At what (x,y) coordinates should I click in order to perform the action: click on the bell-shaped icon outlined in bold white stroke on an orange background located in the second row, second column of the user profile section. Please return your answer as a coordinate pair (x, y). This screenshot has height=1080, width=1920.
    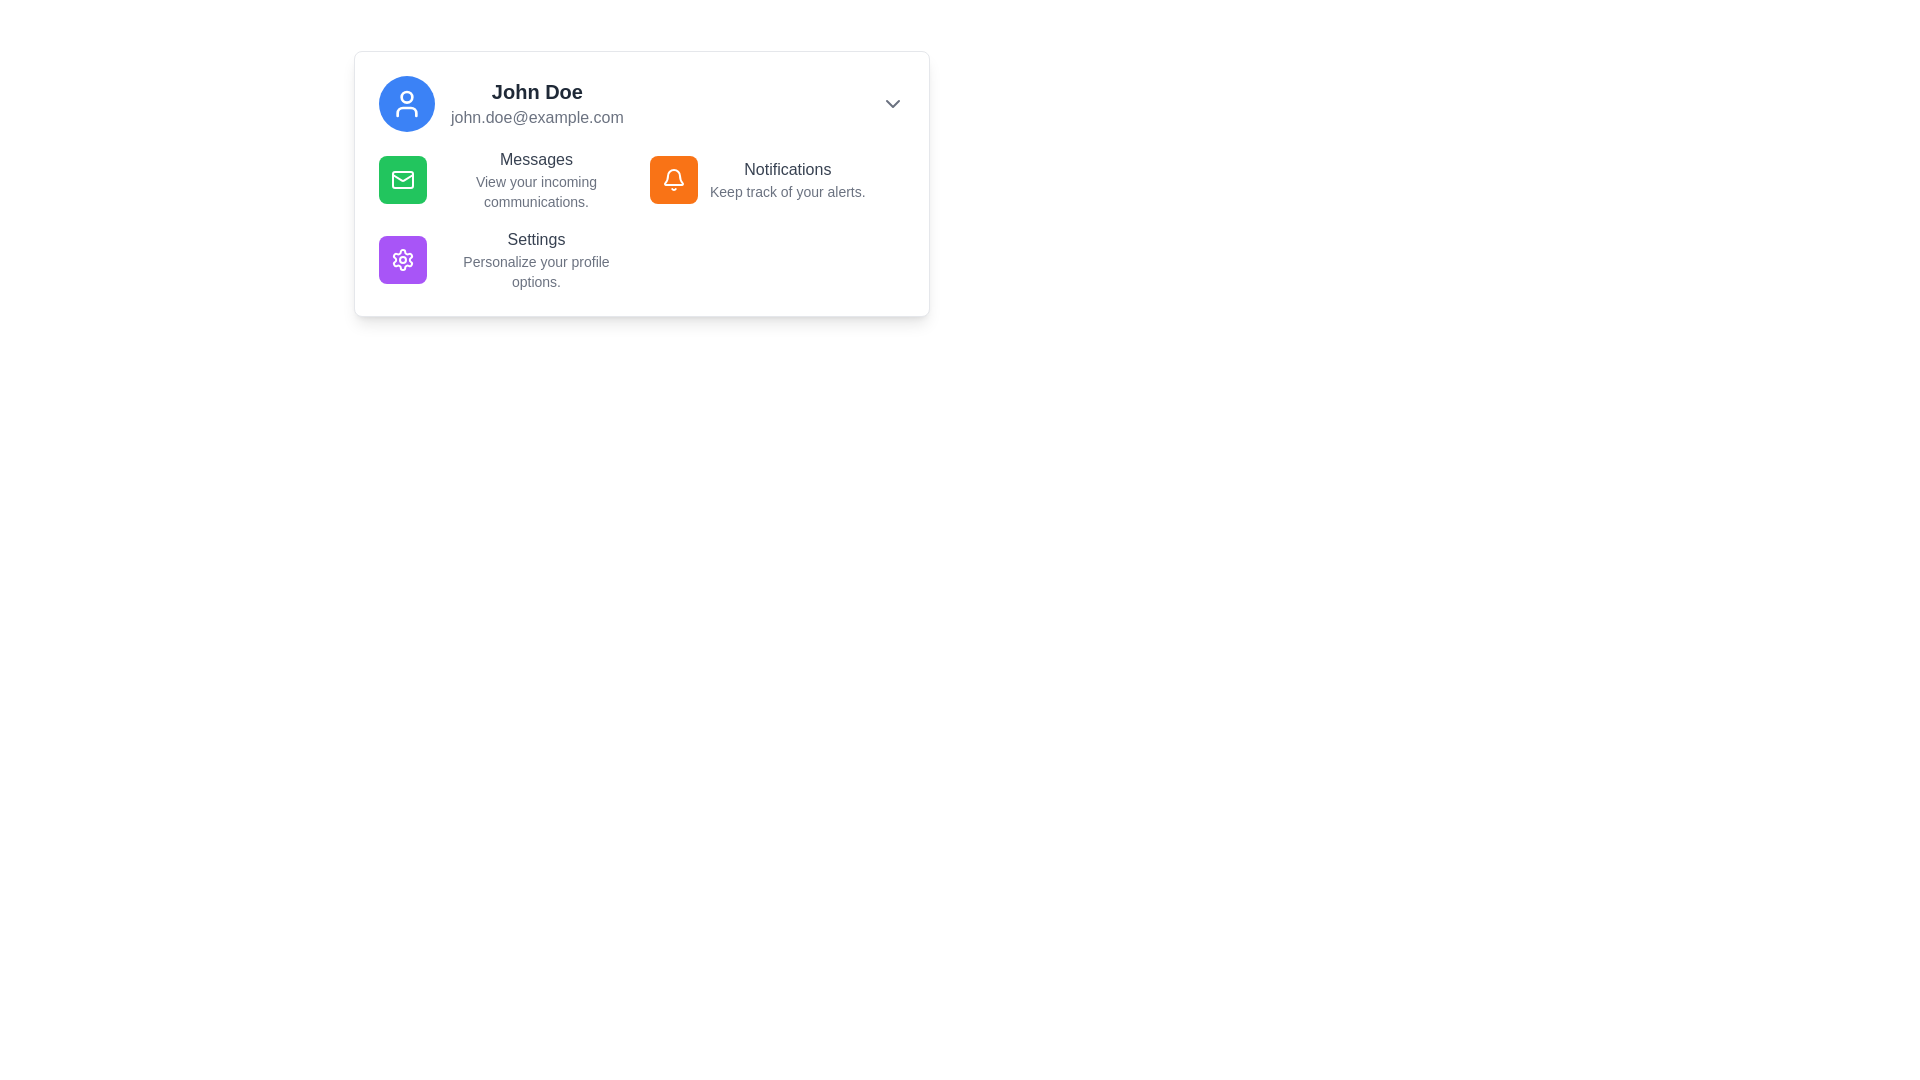
    Looking at the image, I should click on (673, 180).